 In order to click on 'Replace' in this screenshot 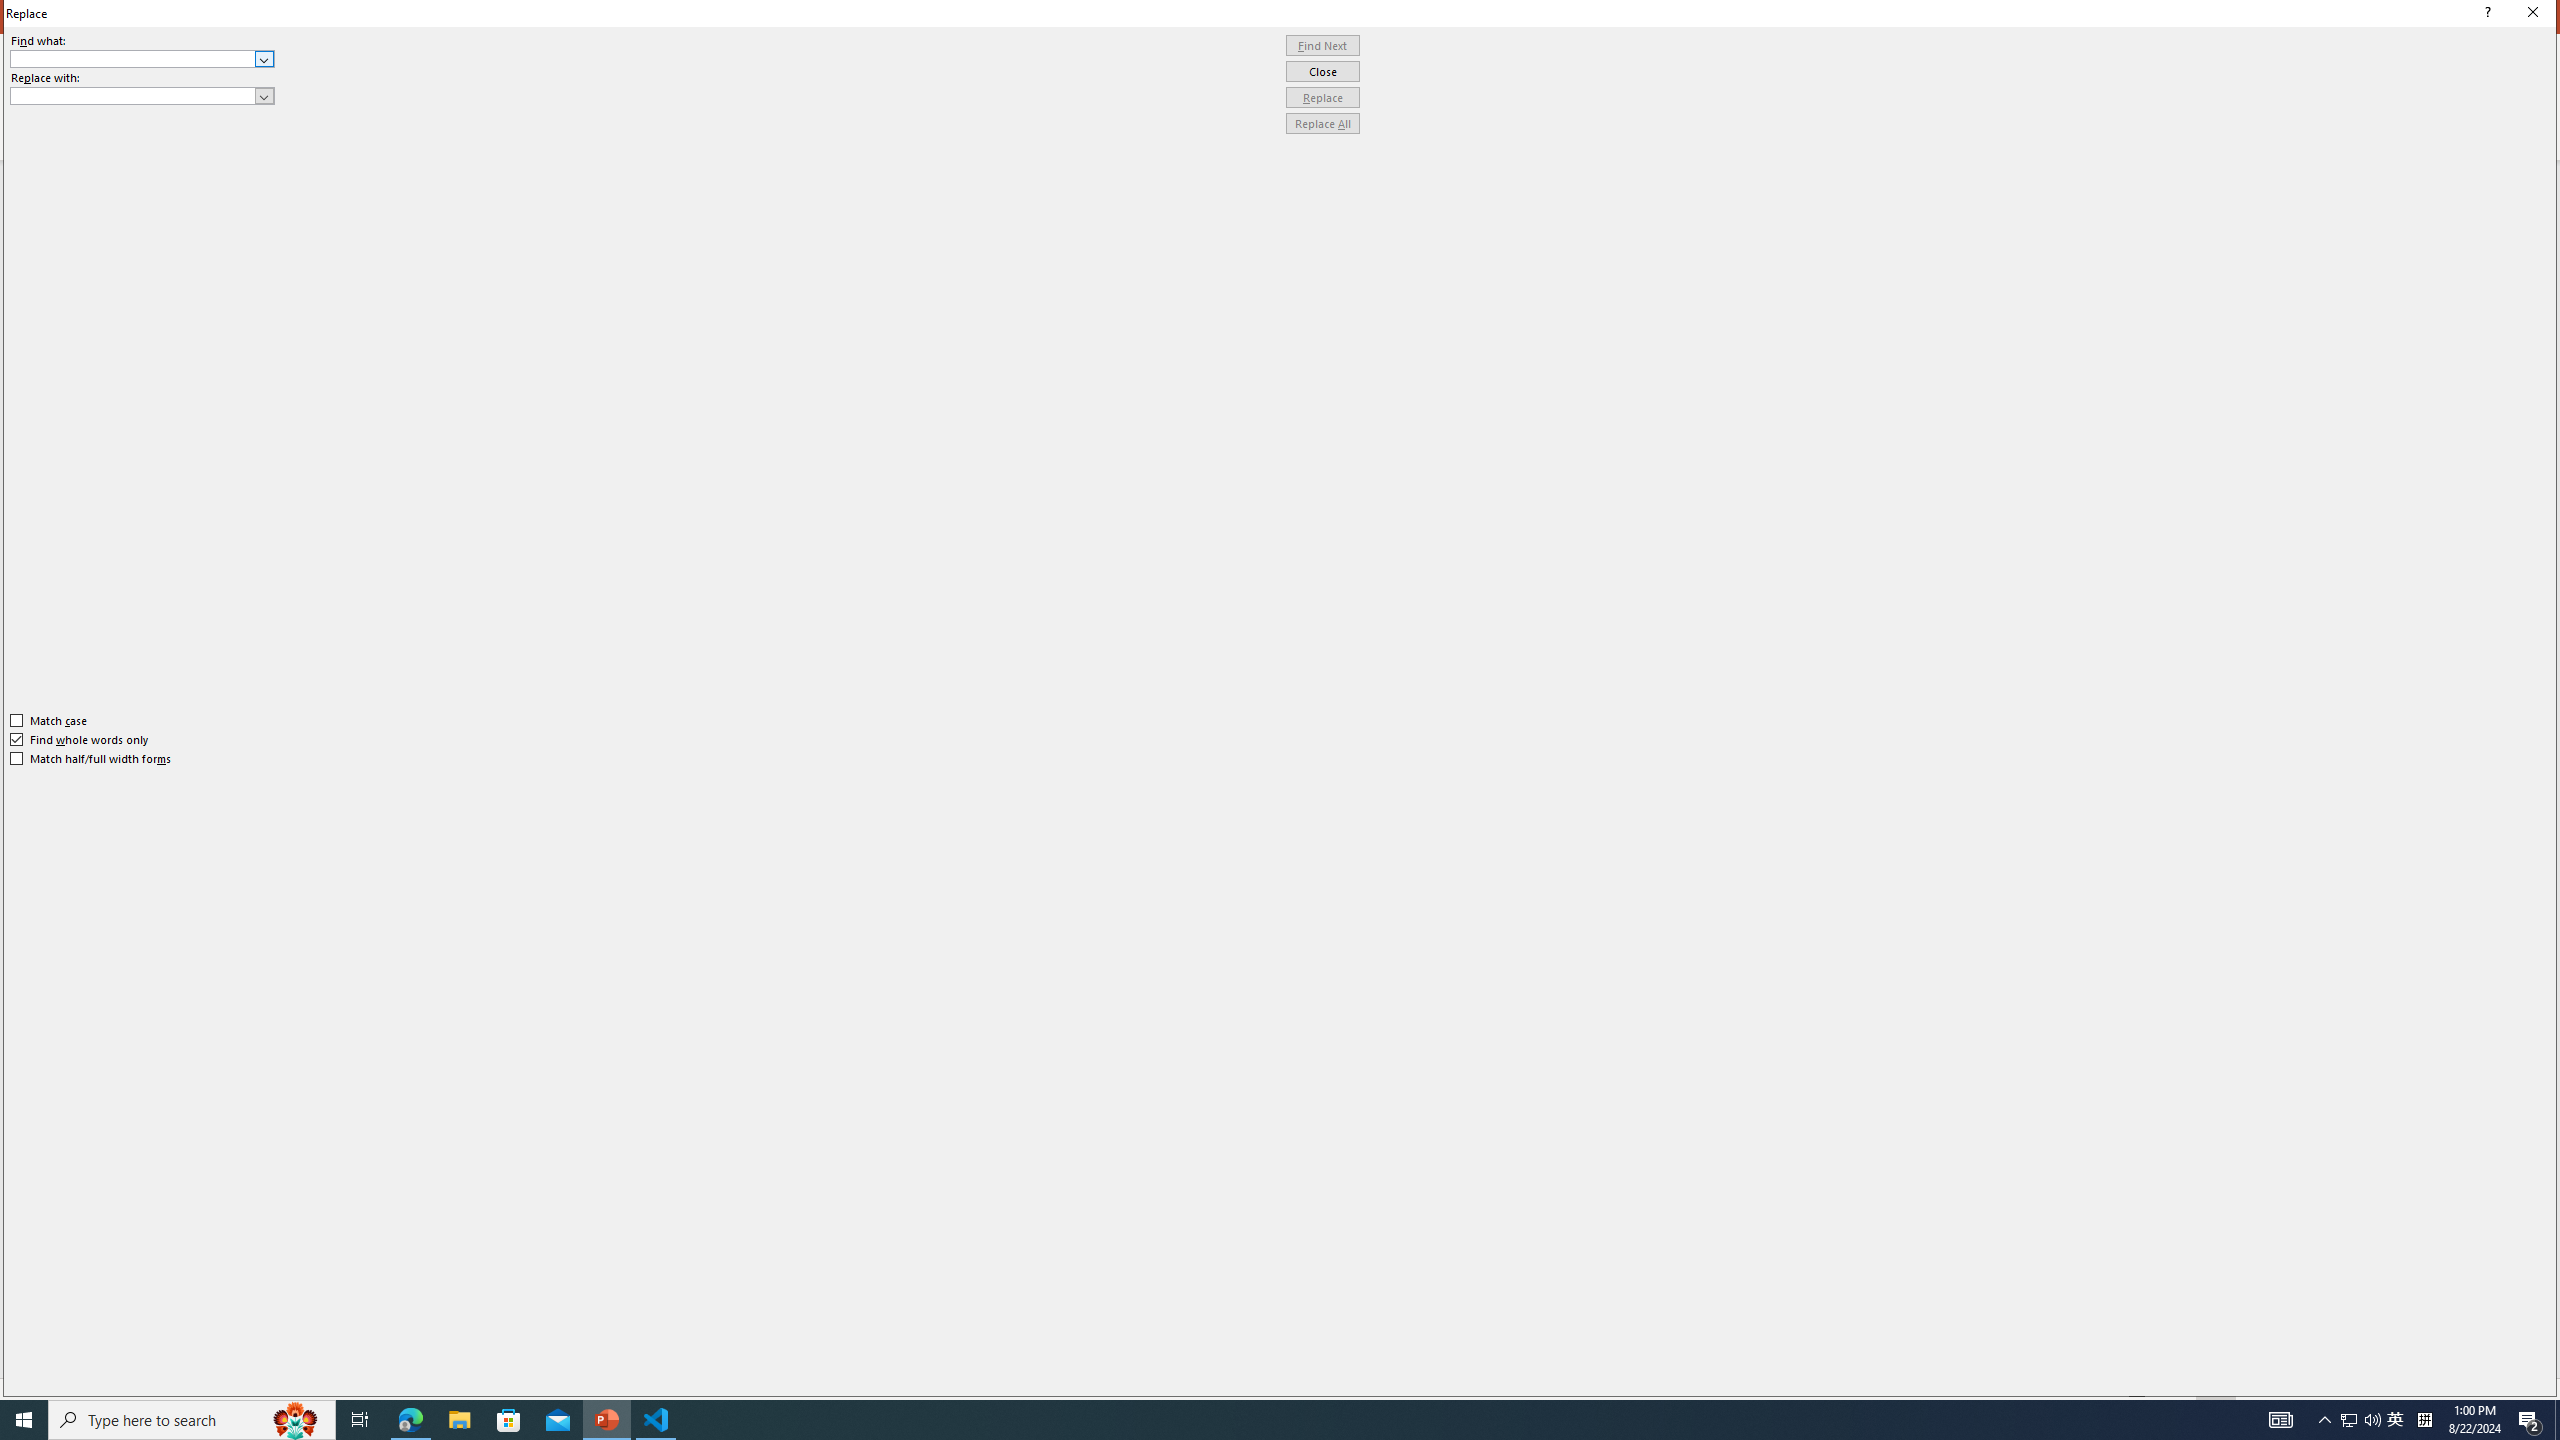, I will do `click(1322, 96)`.